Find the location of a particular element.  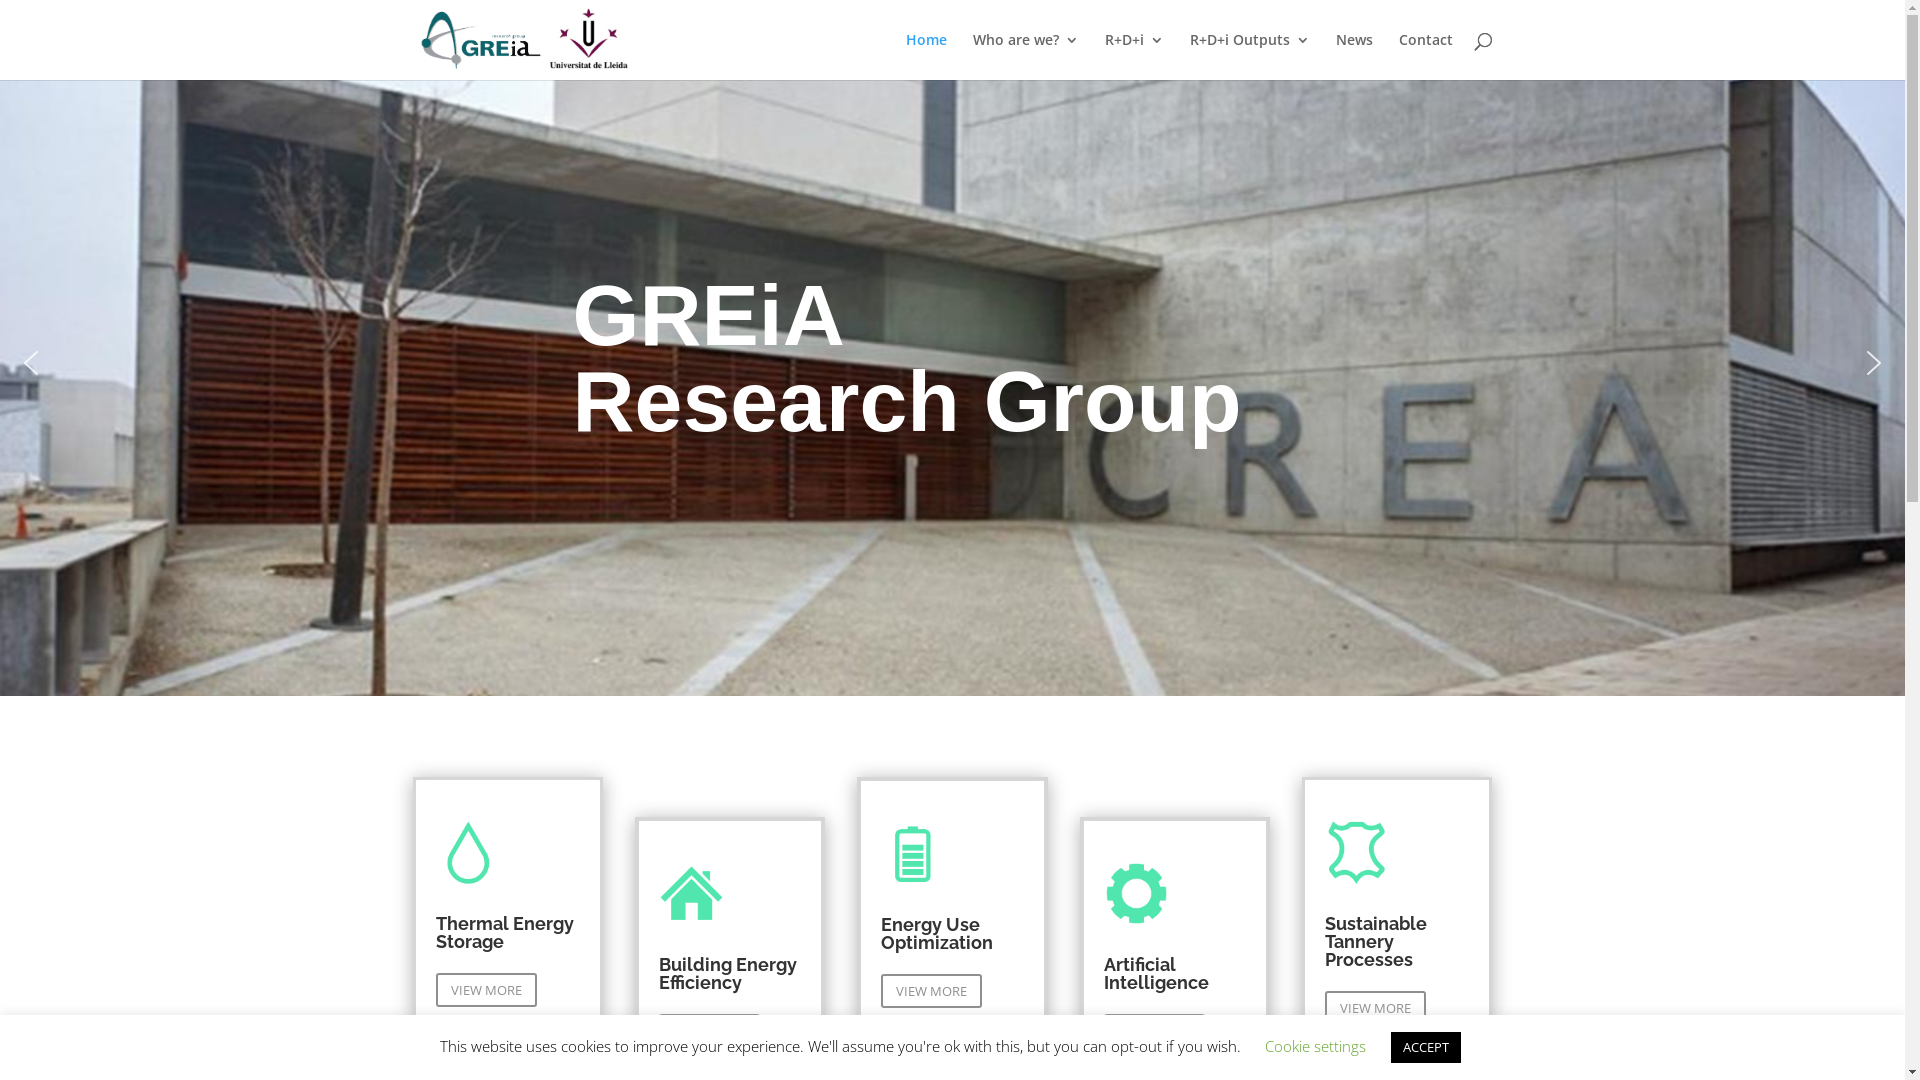

'VIEW MORE' is located at coordinates (930, 991).